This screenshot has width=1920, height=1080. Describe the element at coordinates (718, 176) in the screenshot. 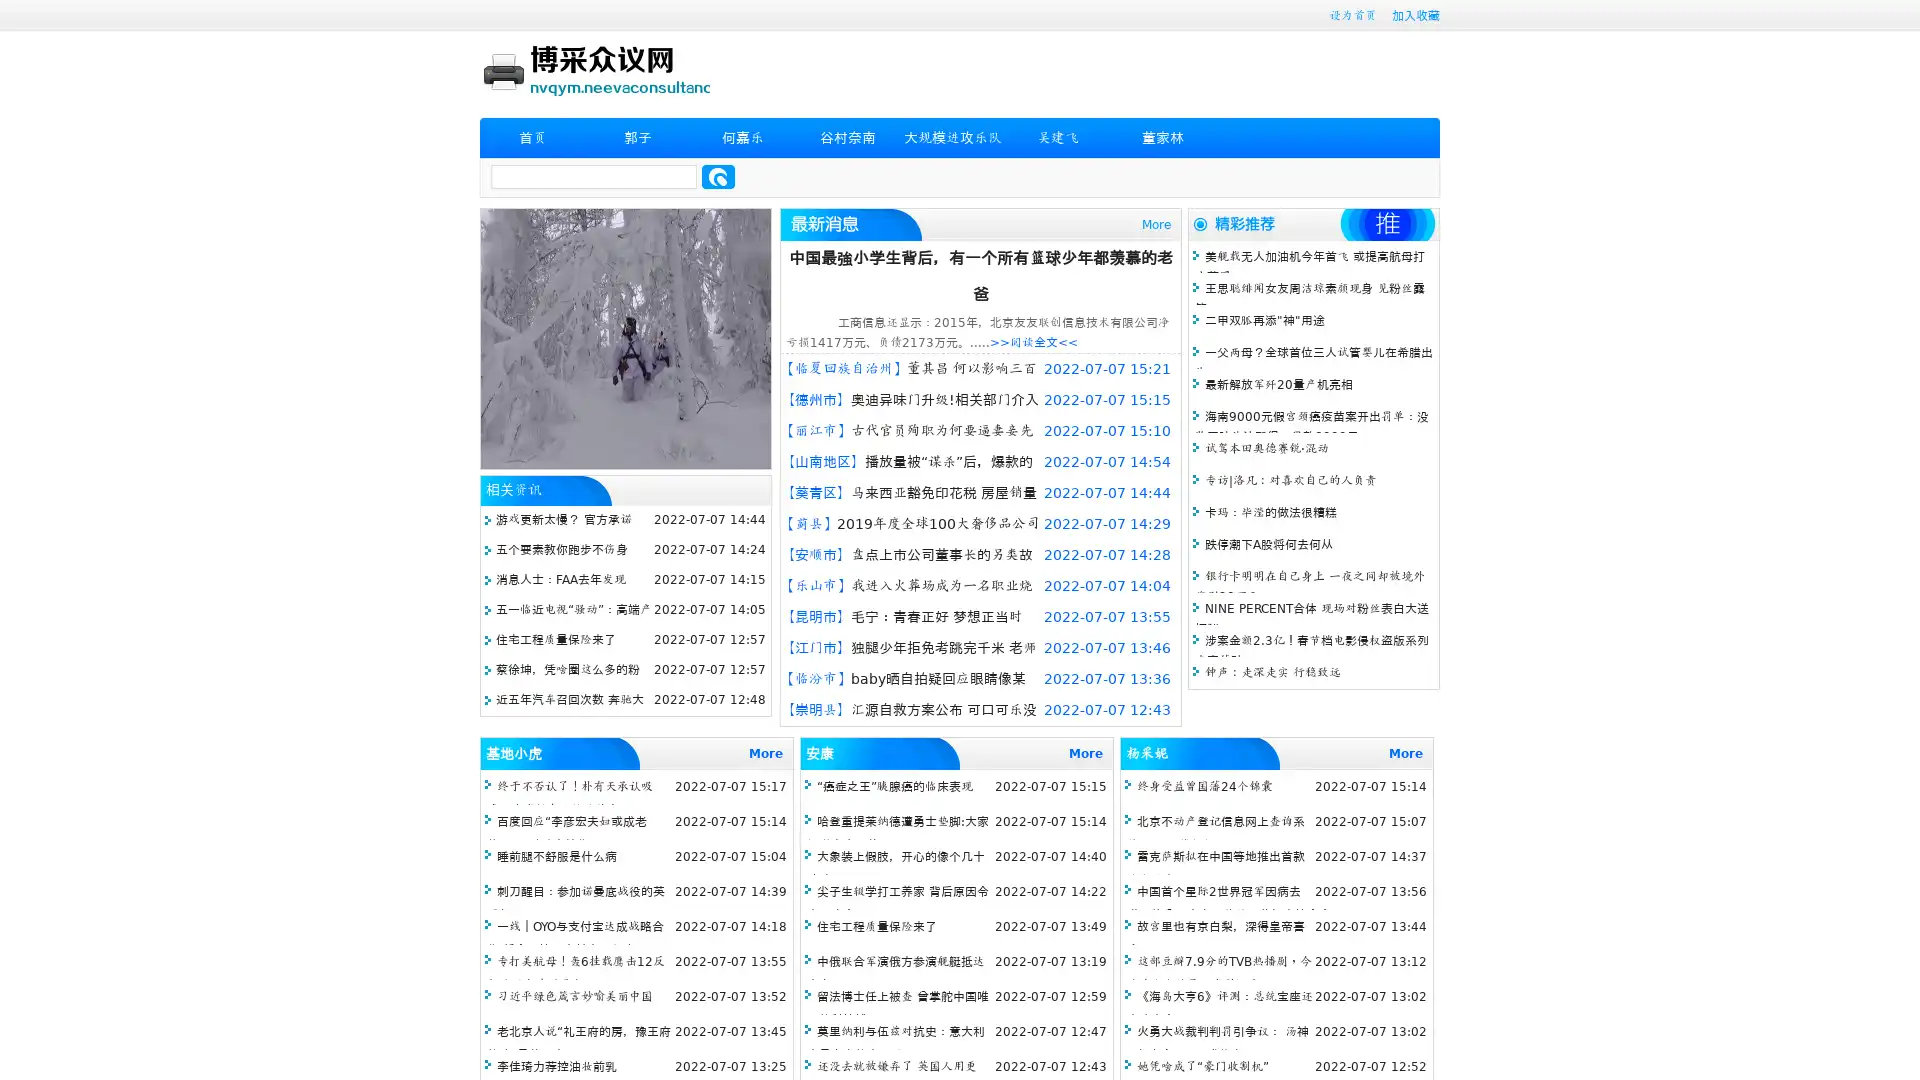

I see `Search` at that location.